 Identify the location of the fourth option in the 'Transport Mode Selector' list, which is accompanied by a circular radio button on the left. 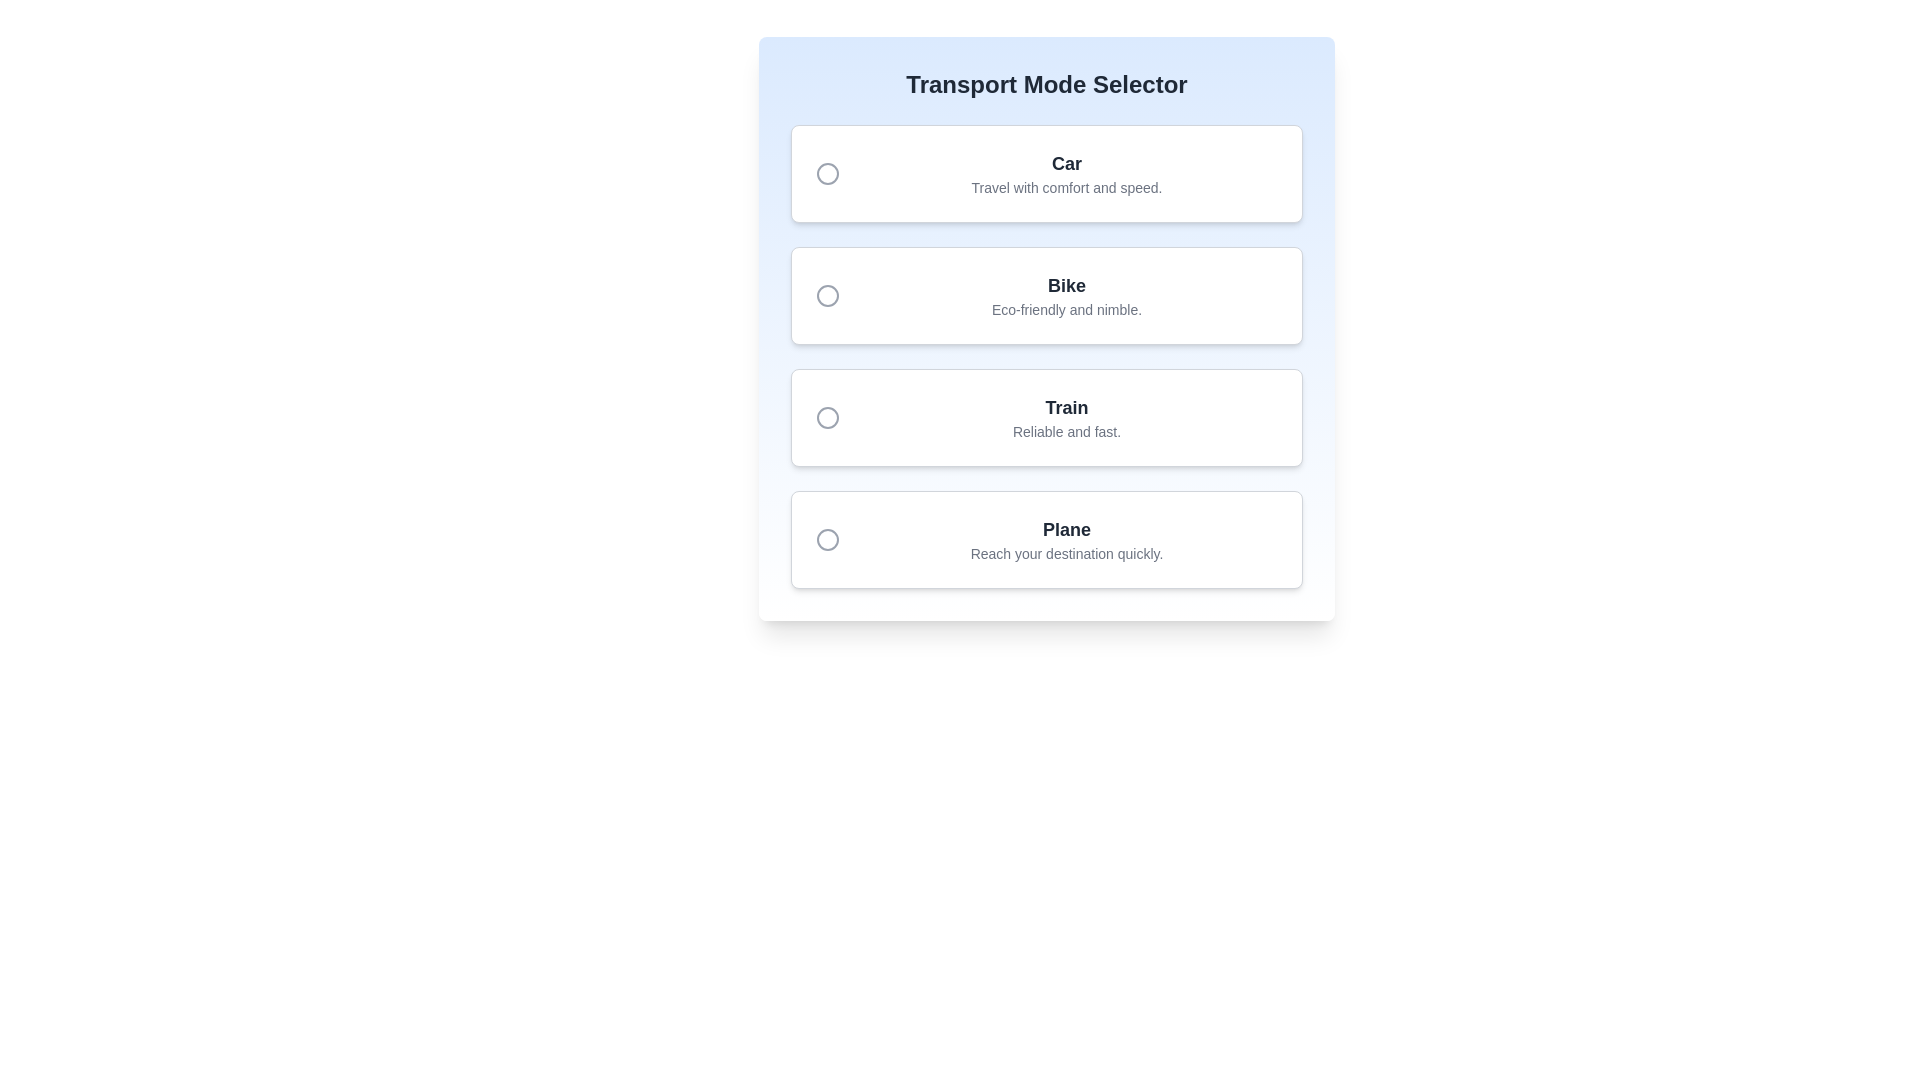
(1065, 540).